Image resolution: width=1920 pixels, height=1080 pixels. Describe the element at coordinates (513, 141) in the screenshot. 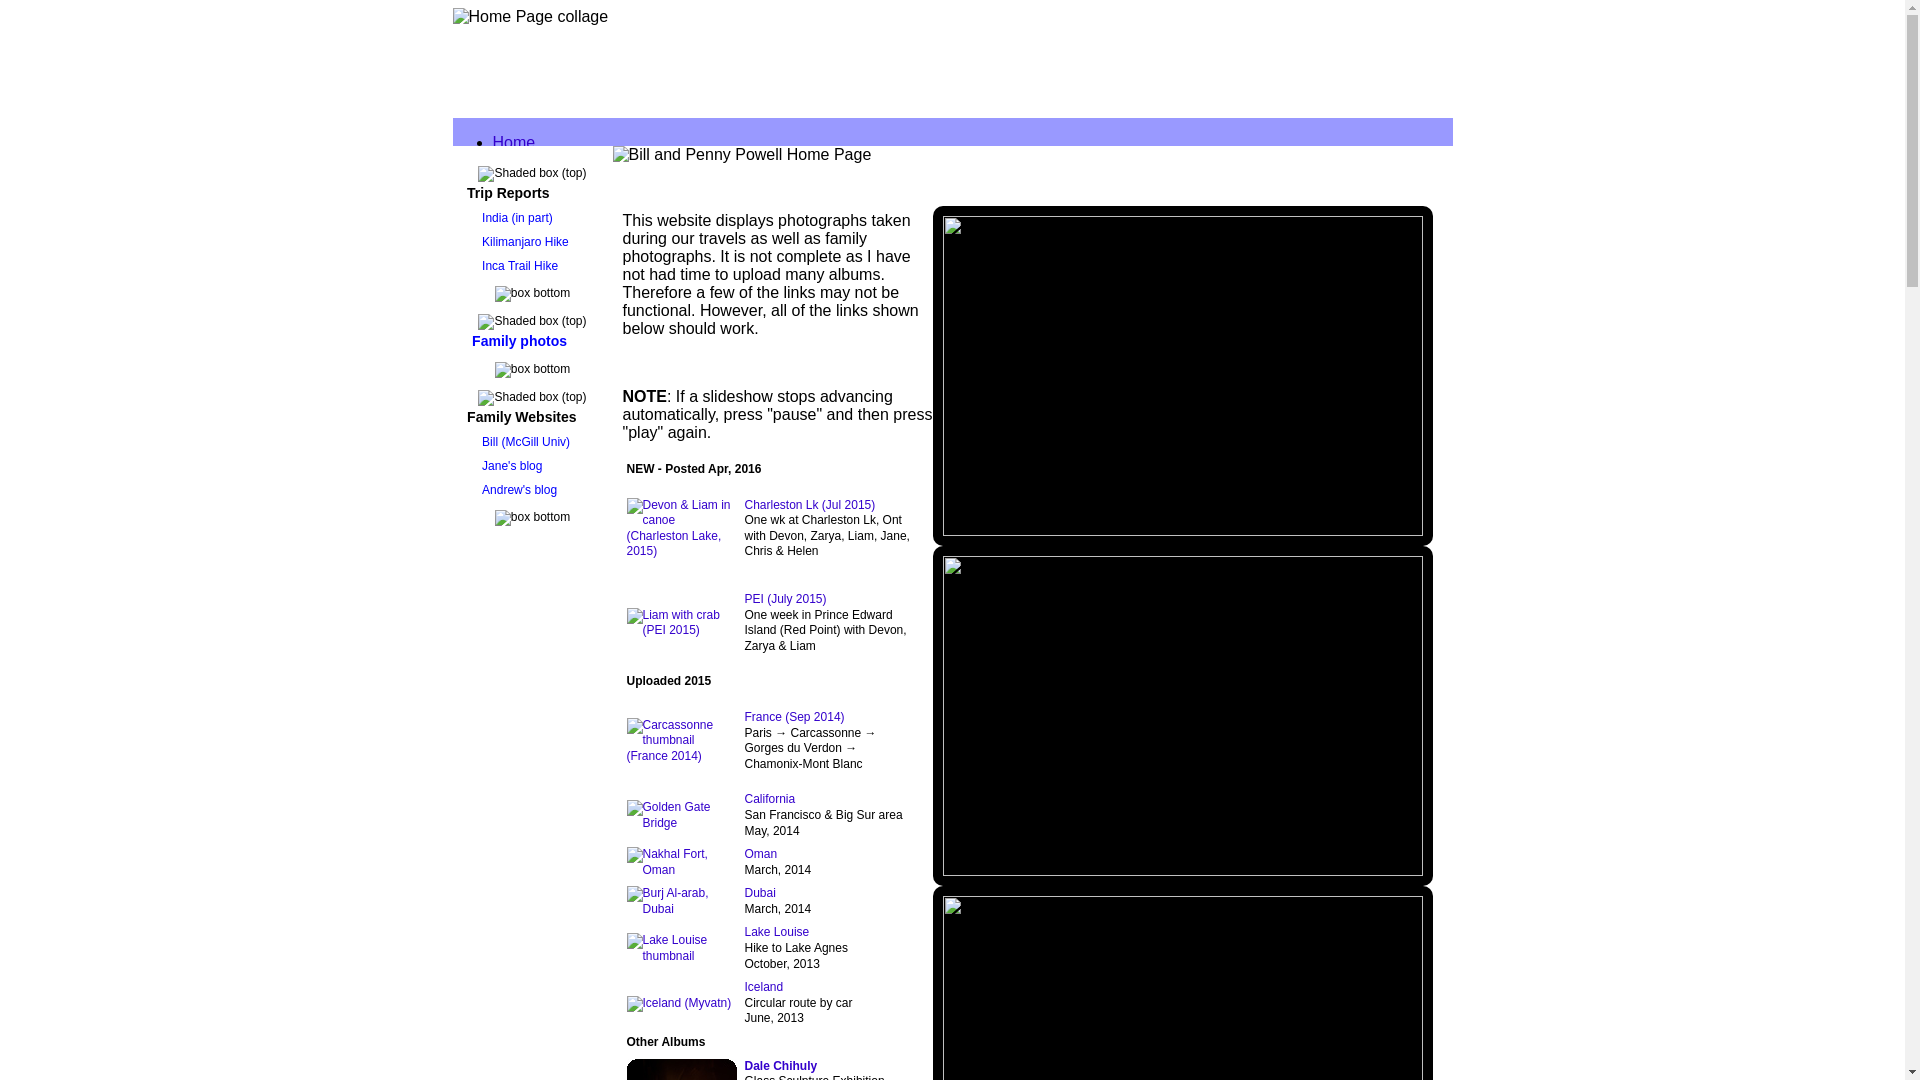

I see `'Home'` at that location.